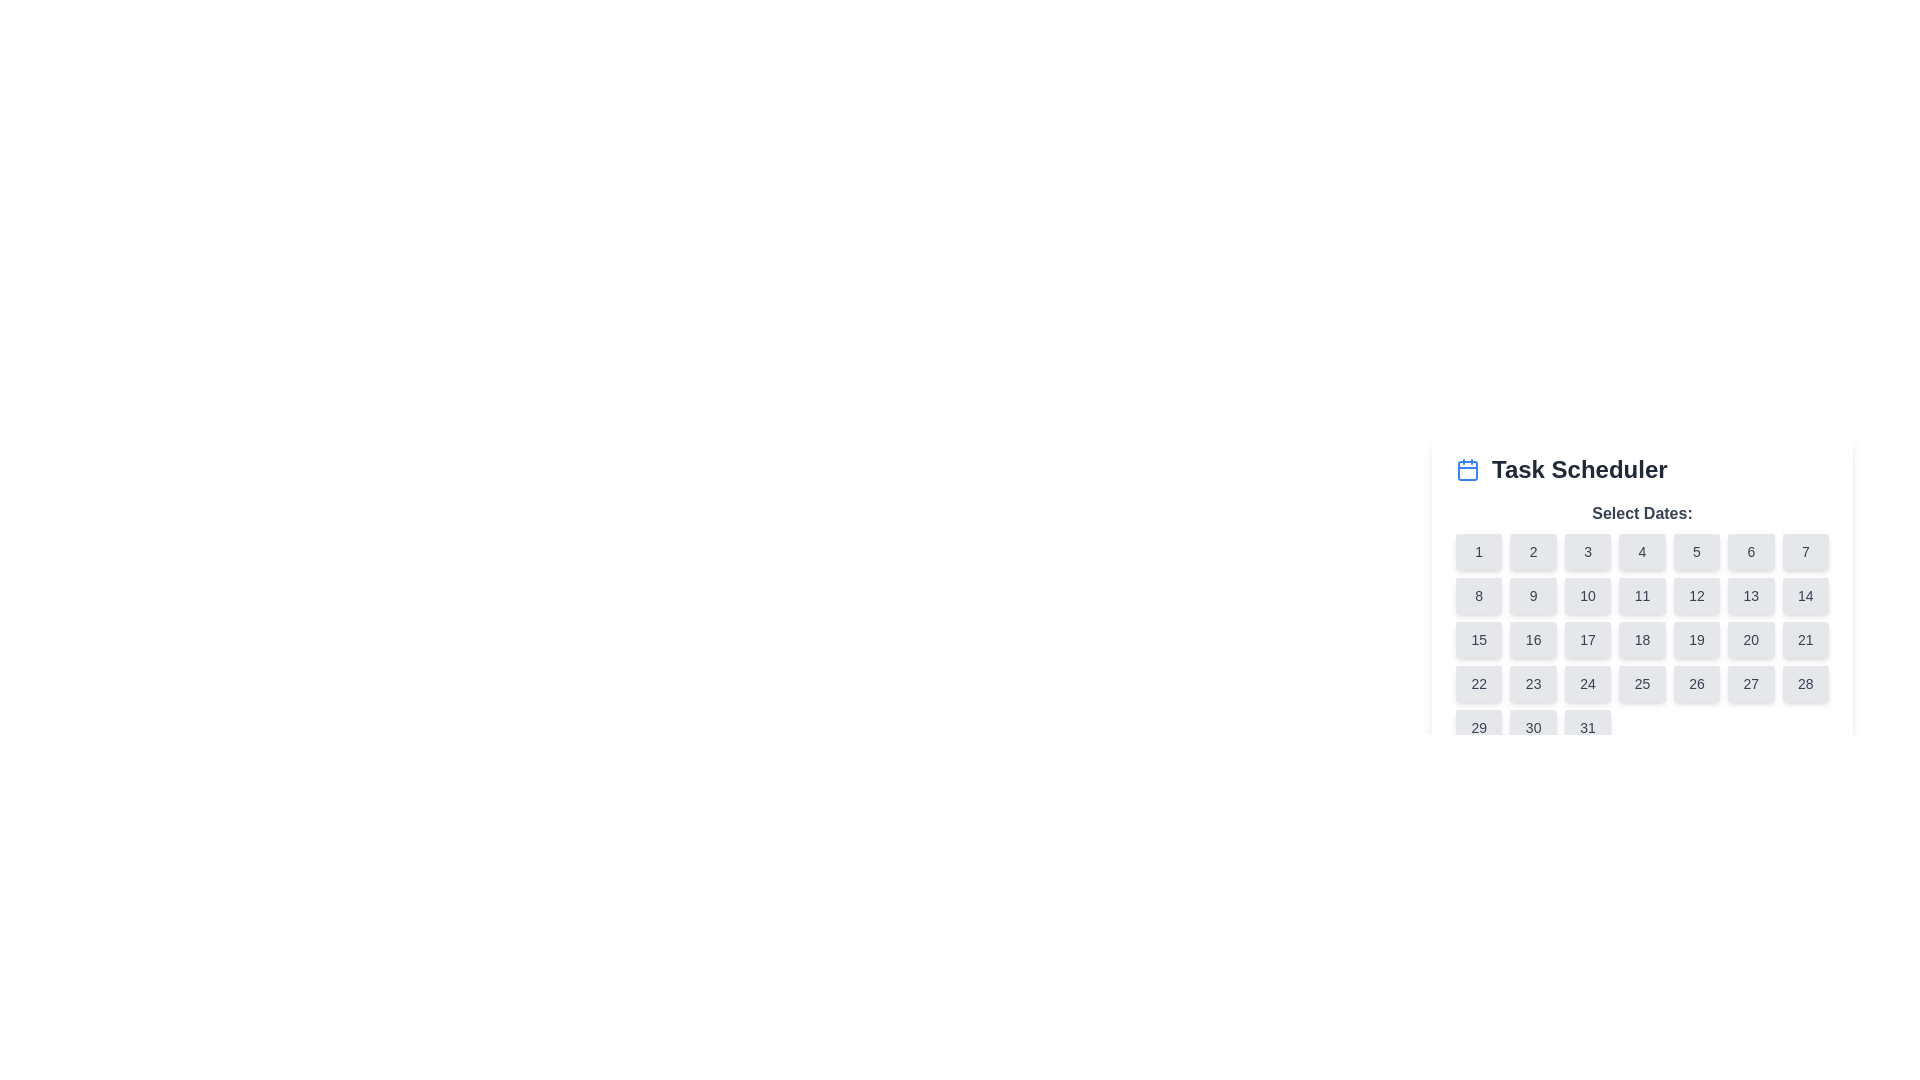 The width and height of the screenshot is (1920, 1080). I want to click on the square button with a gray background and the text '24' centered within it, located in the fourth row and fourth column under the 'Select Dates:' title, so click(1587, 682).